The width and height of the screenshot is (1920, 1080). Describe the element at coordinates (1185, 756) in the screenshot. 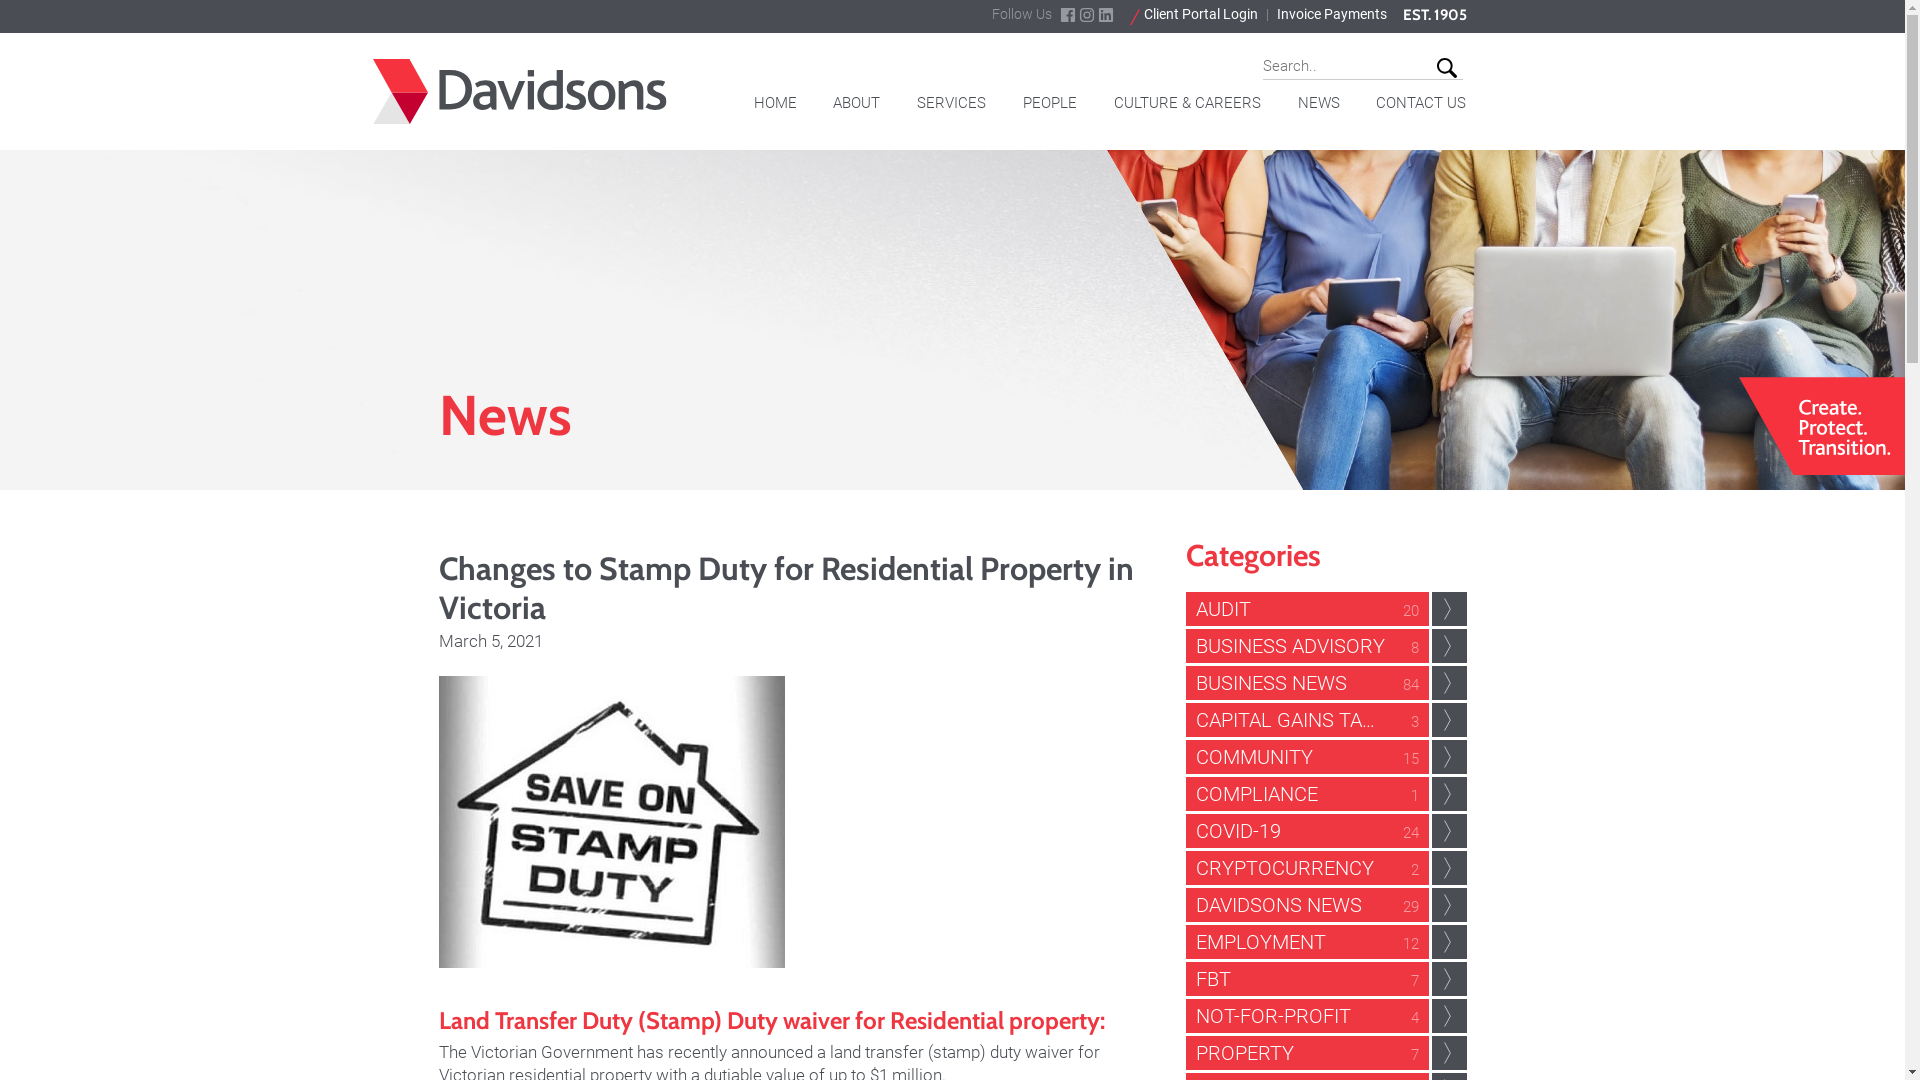

I see `'COMMUNITY` at that location.